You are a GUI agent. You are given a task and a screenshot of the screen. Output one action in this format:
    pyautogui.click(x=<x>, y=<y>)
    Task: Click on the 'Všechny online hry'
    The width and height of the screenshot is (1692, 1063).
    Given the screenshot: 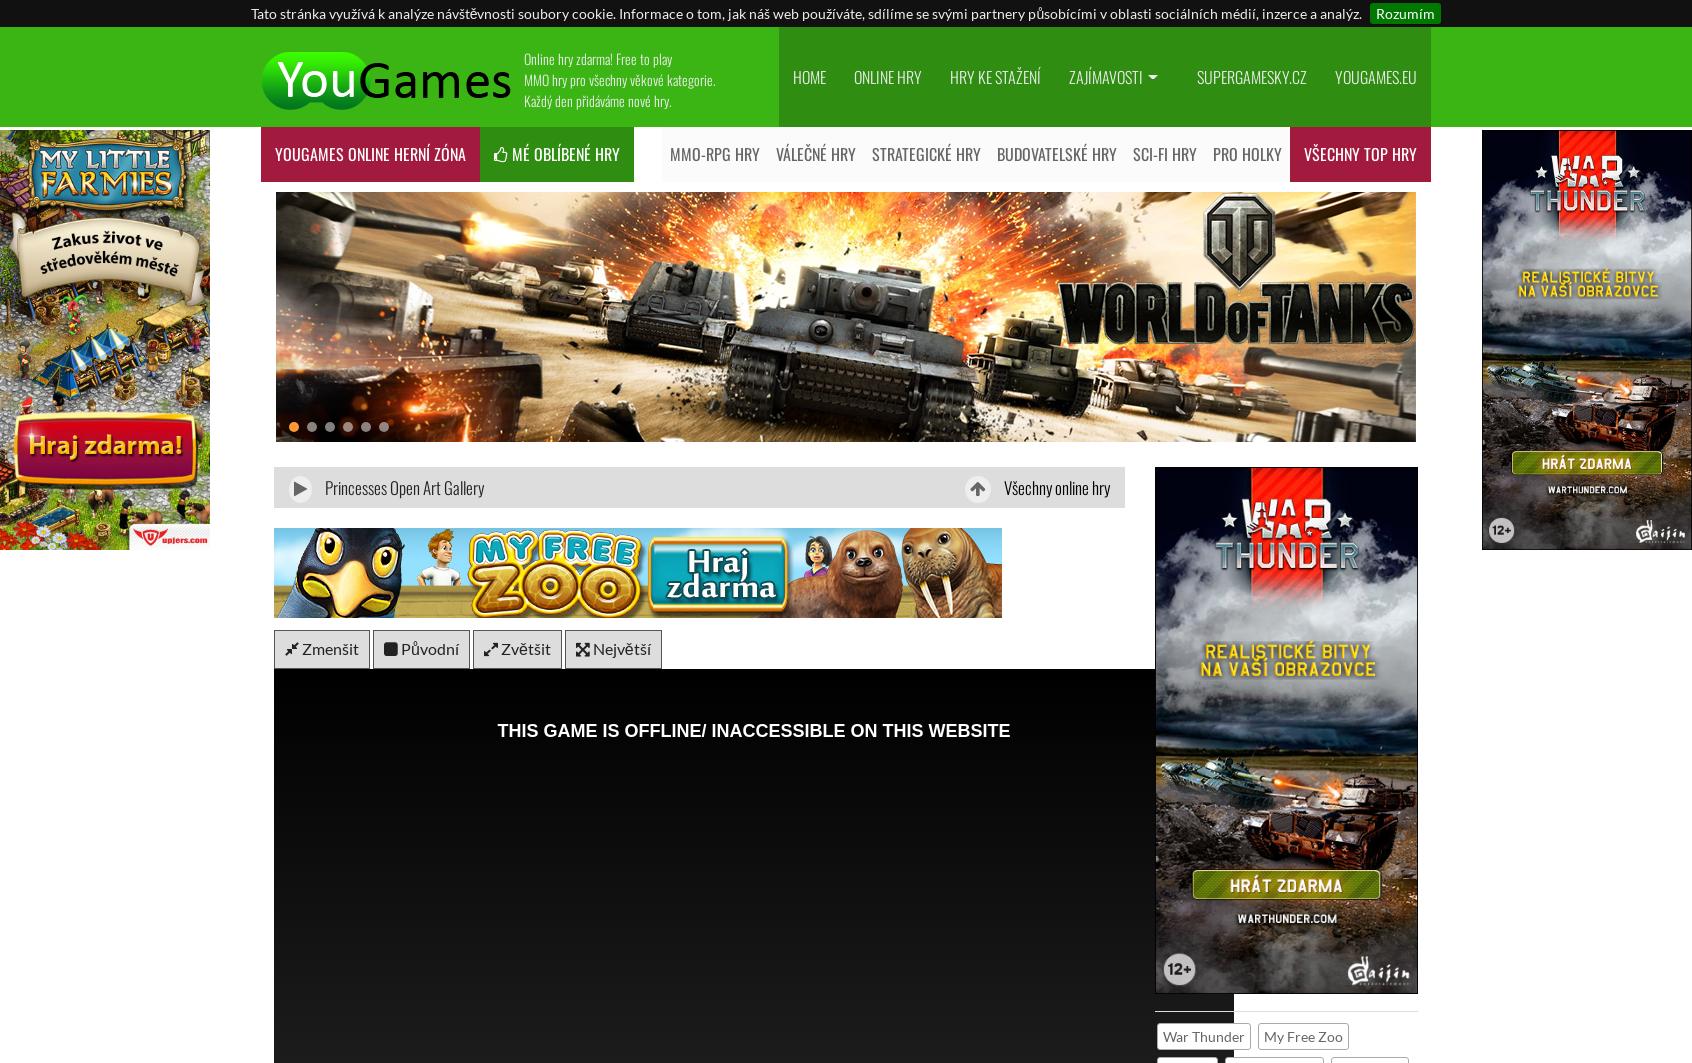 What is the action you would take?
    pyautogui.click(x=1053, y=487)
    